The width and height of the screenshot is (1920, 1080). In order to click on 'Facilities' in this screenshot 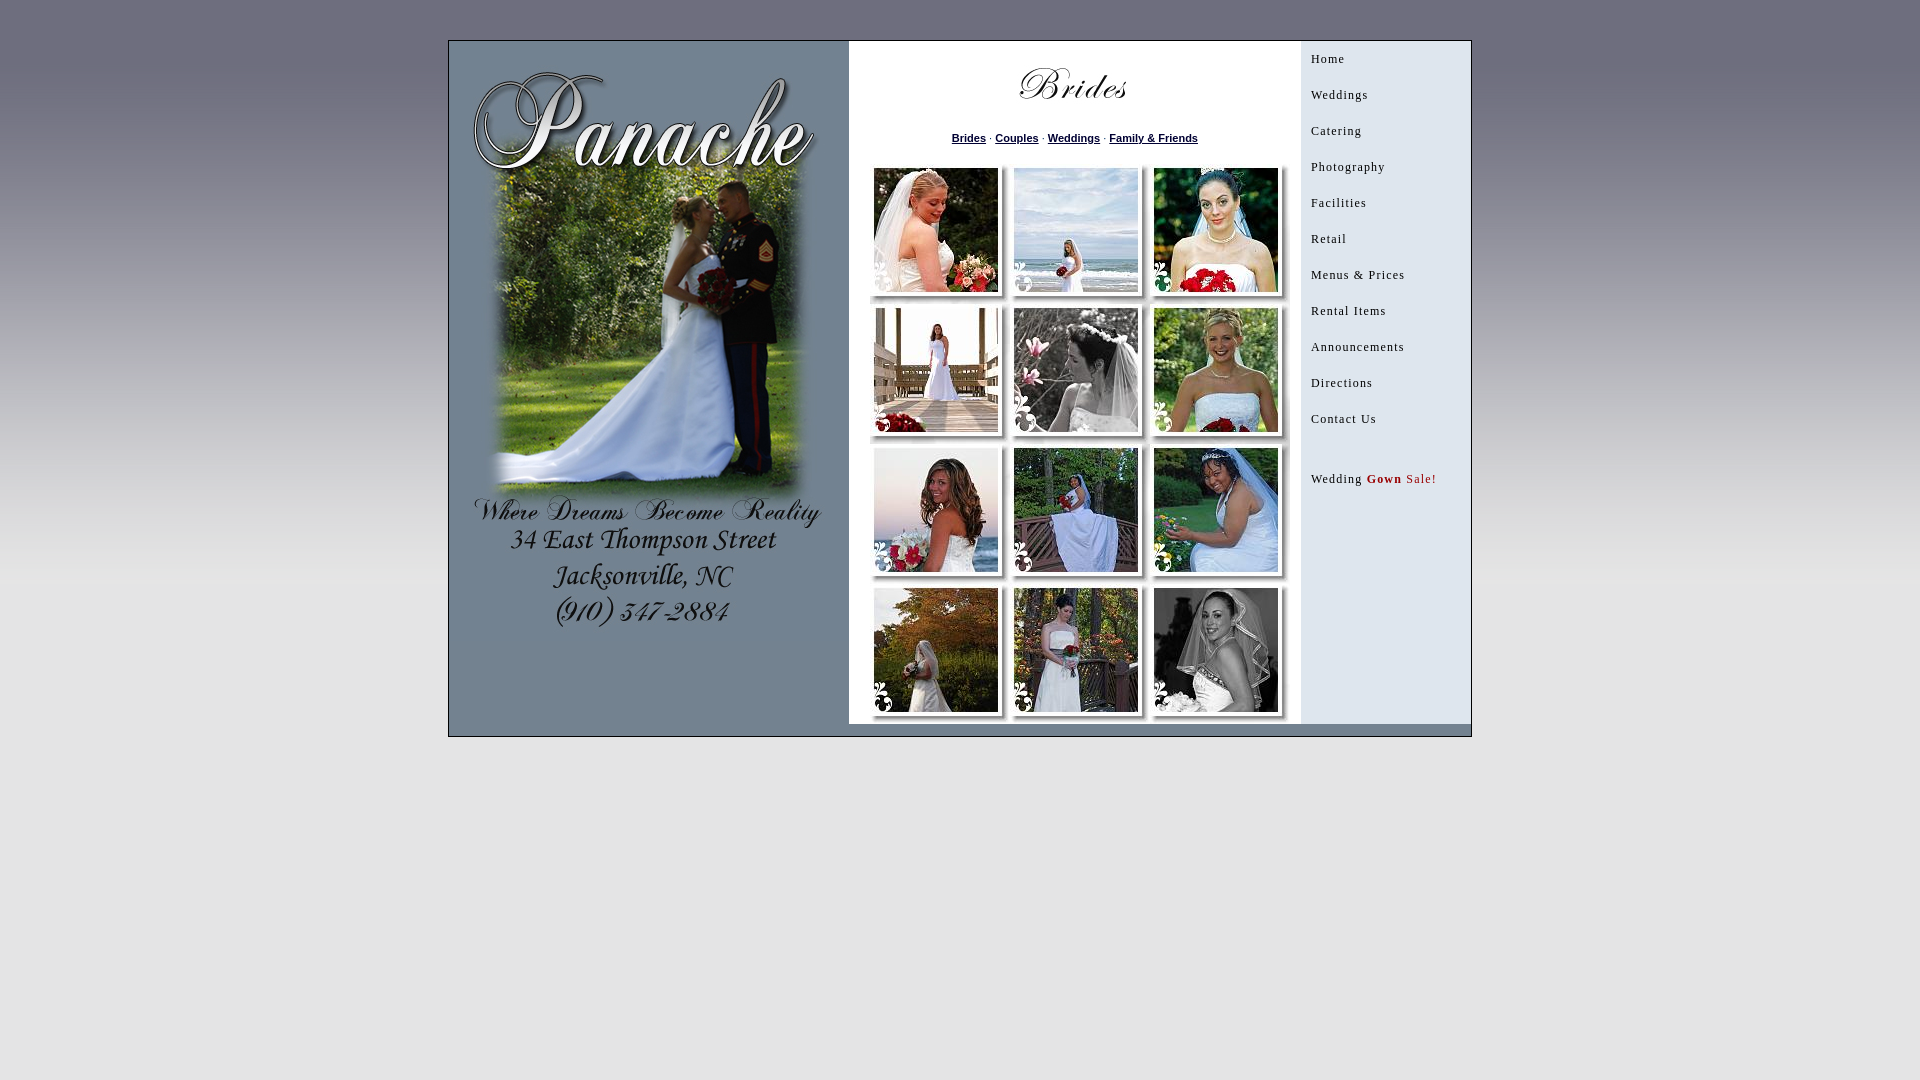, I will do `click(1300, 203)`.